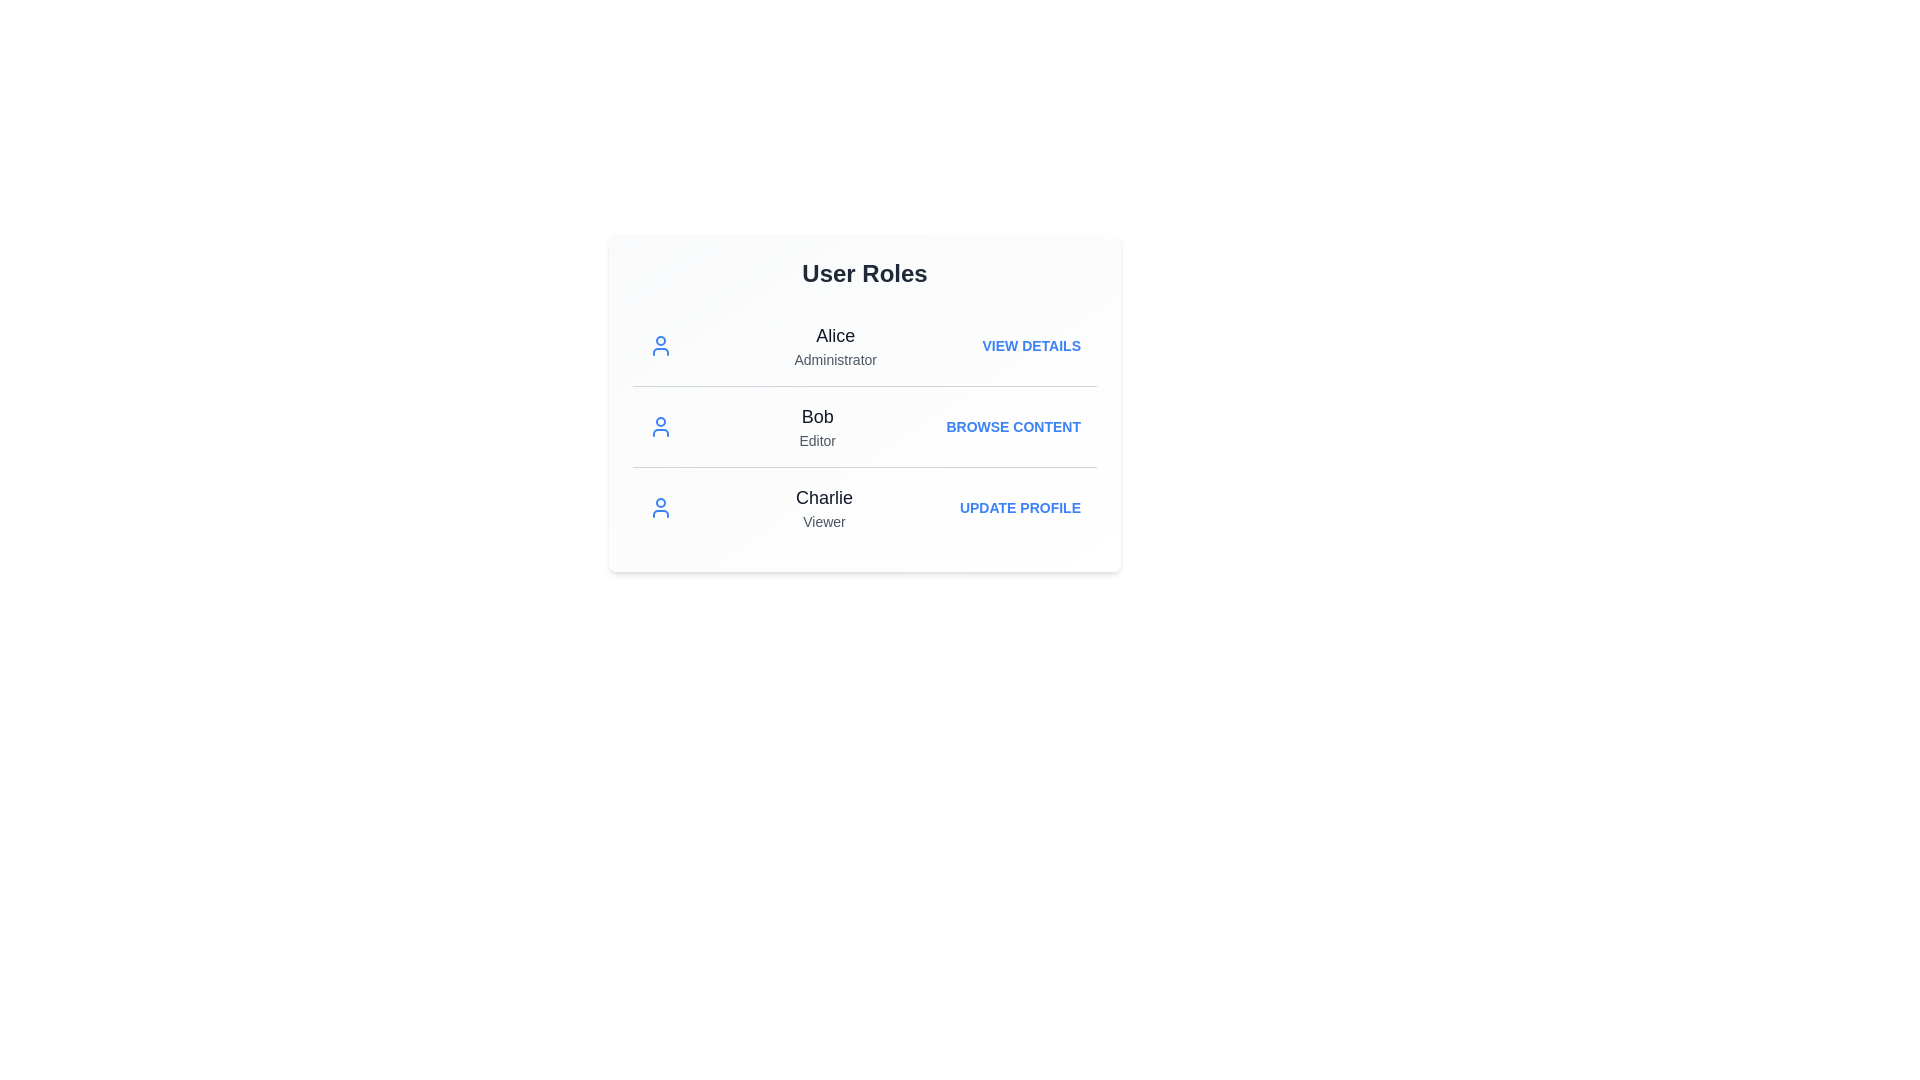 This screenshot has width=1920, height=1080. I want to click on the text label displaying 'Viewer' in gray color, located below 'Charlie' and to the left of 'UPDATE PROFILE' under the 'User Roles' header, so click(824, 520).